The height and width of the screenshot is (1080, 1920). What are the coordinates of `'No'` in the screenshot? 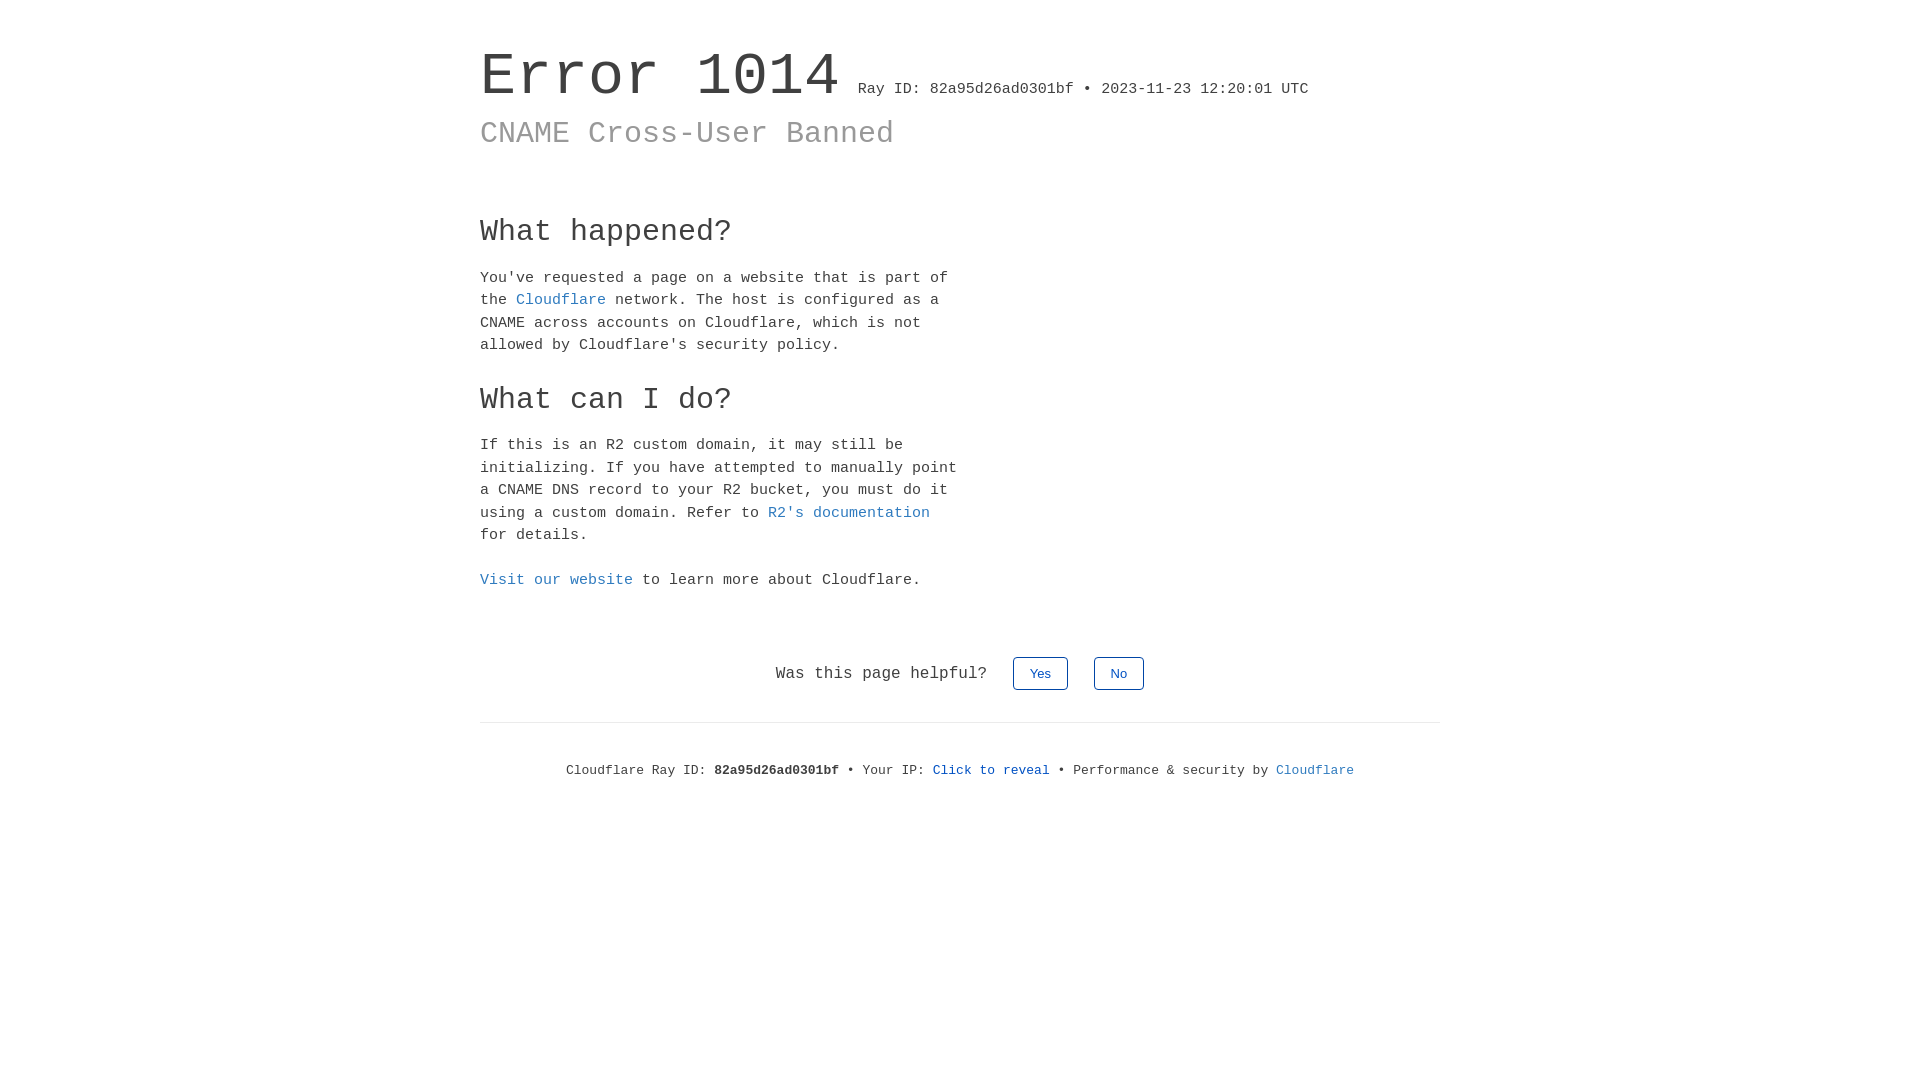 It's located at (1118, 672).